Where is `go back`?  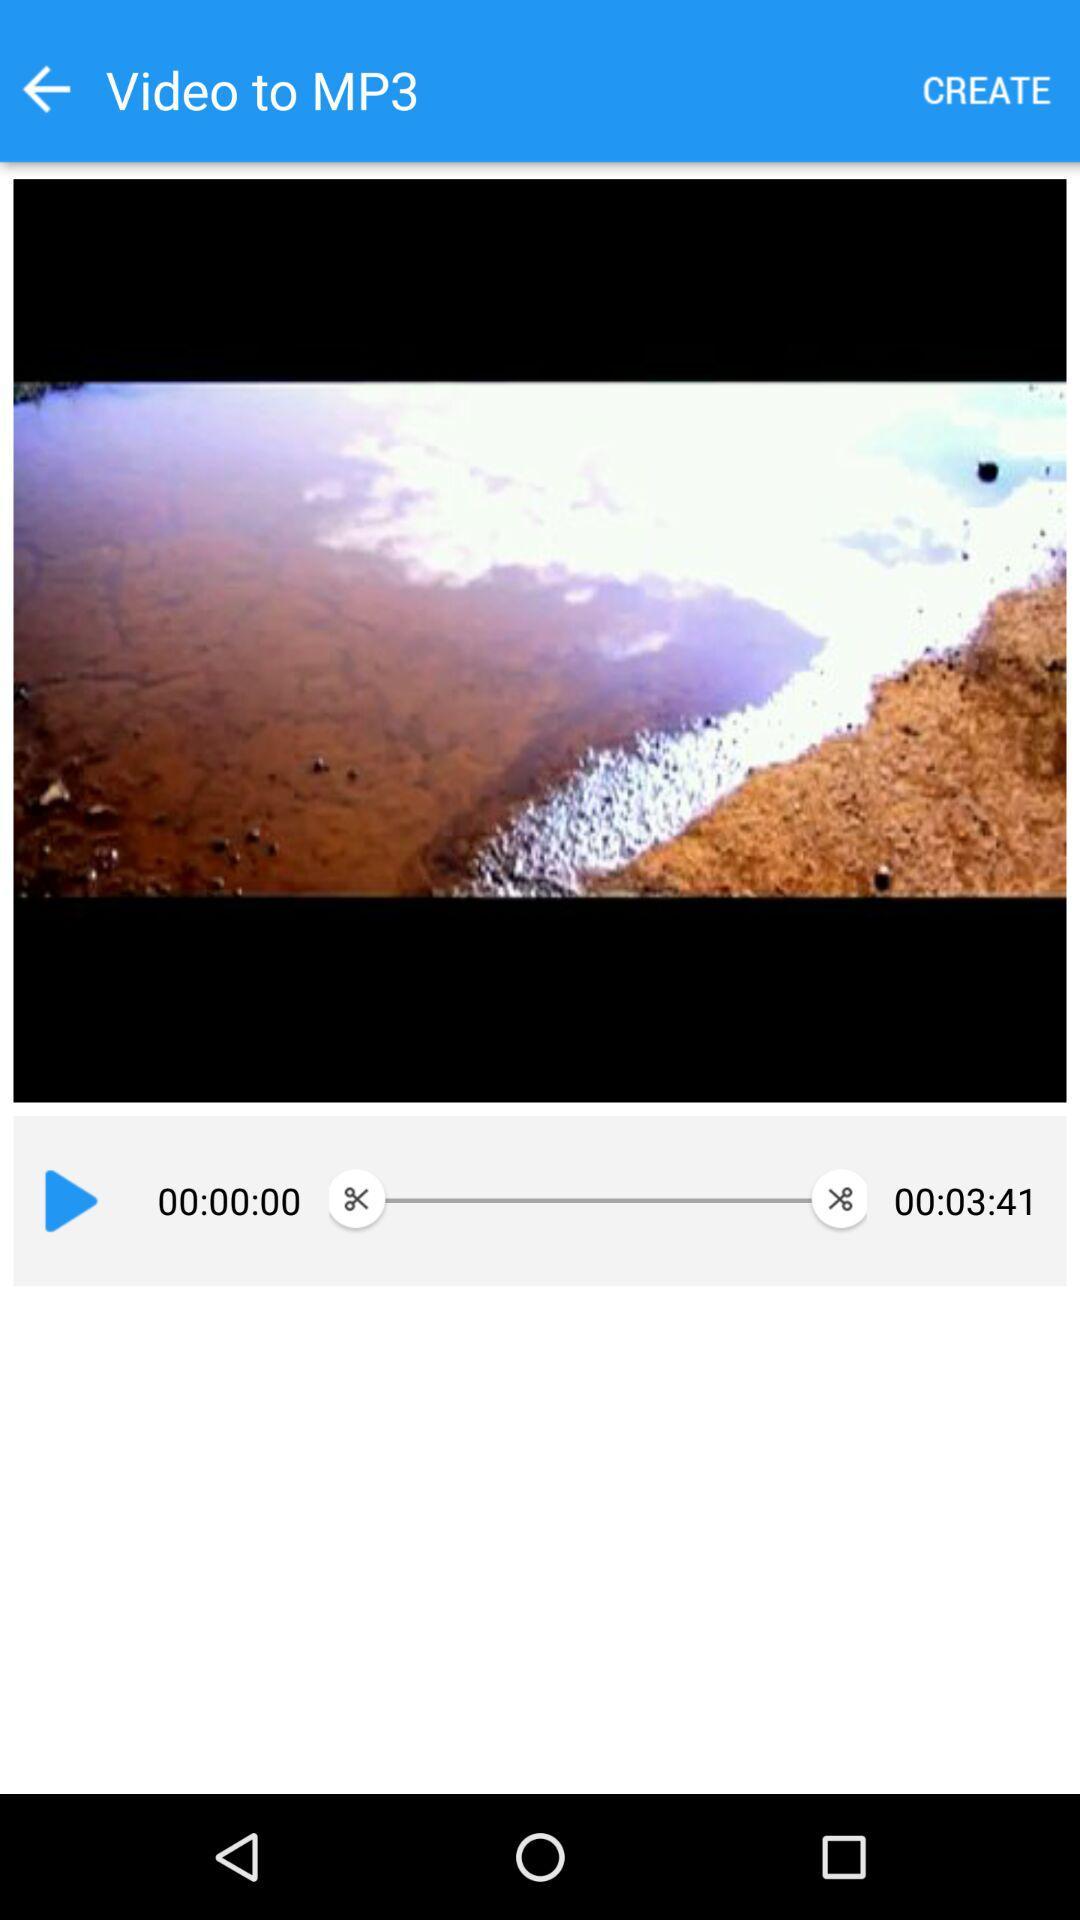
go back is located at coordinates (45, 88).